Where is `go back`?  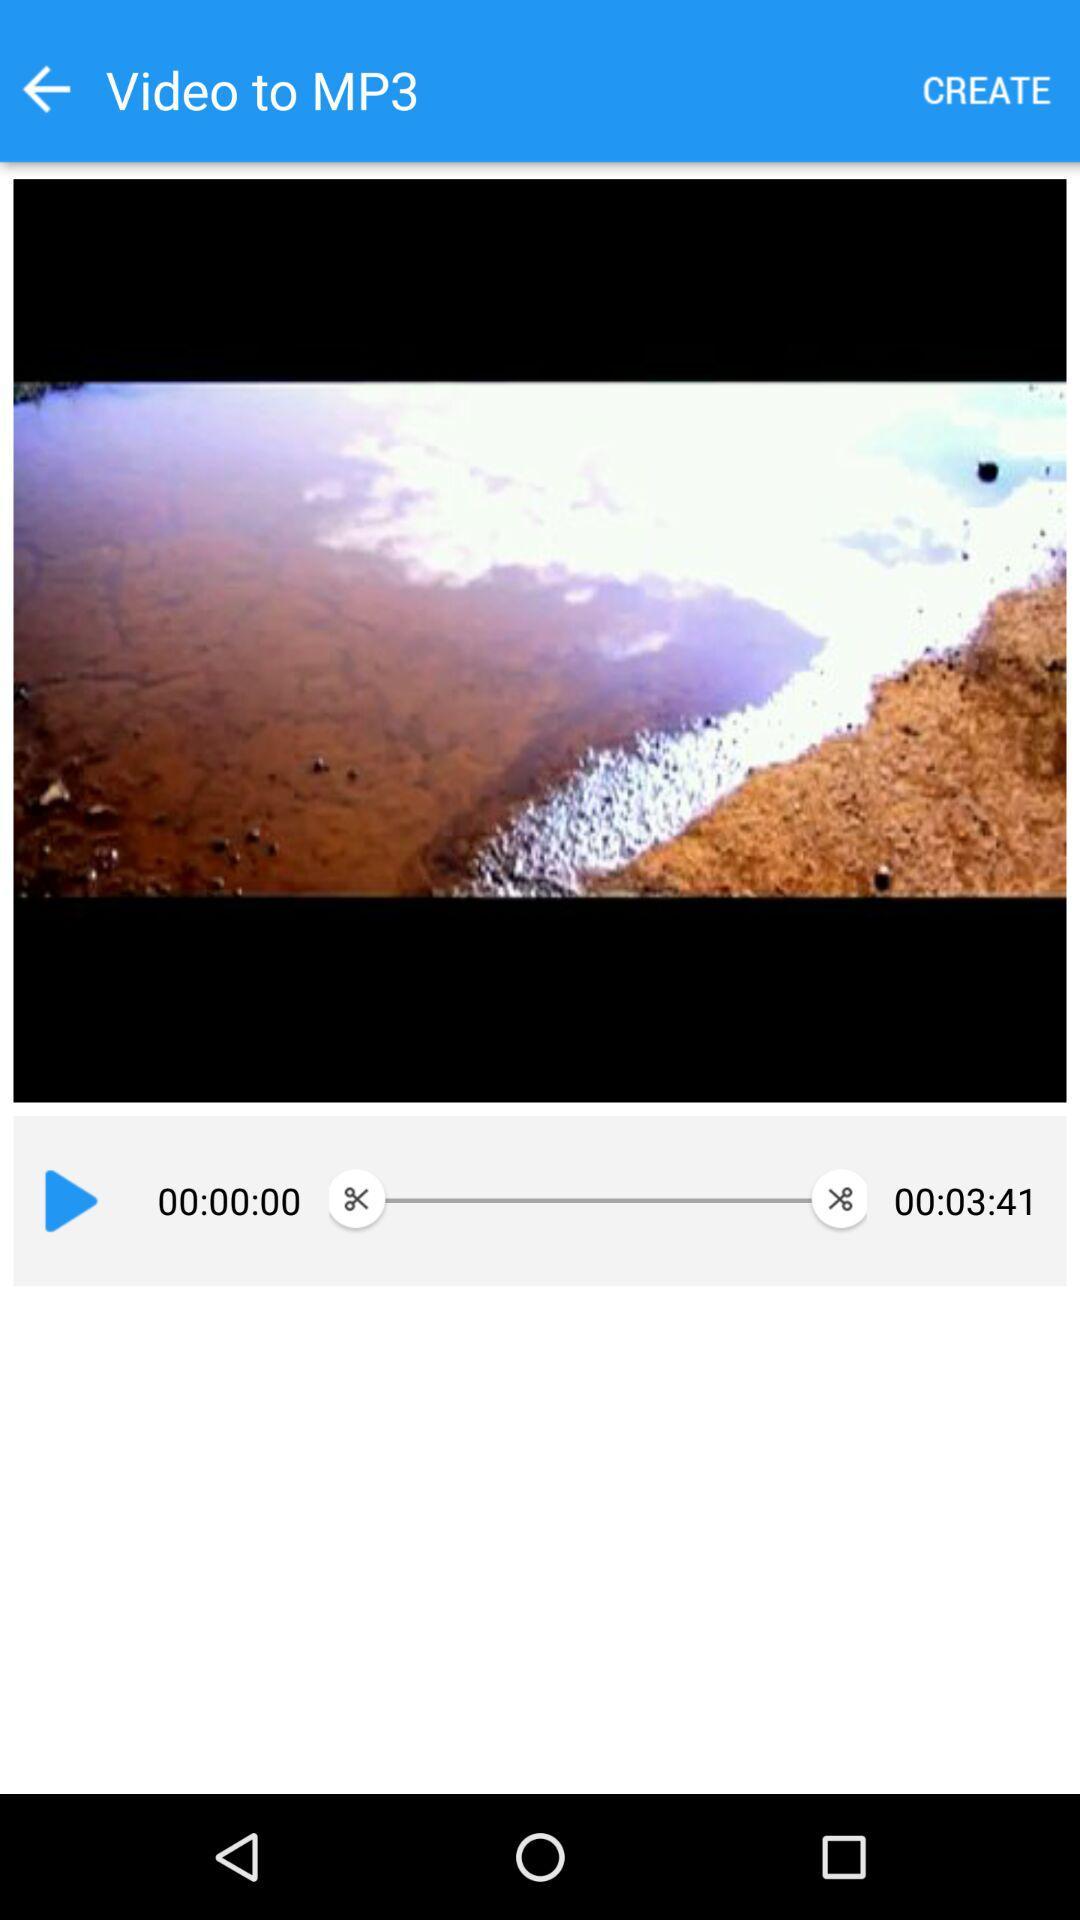
go back is located at coordinates (45, 88).